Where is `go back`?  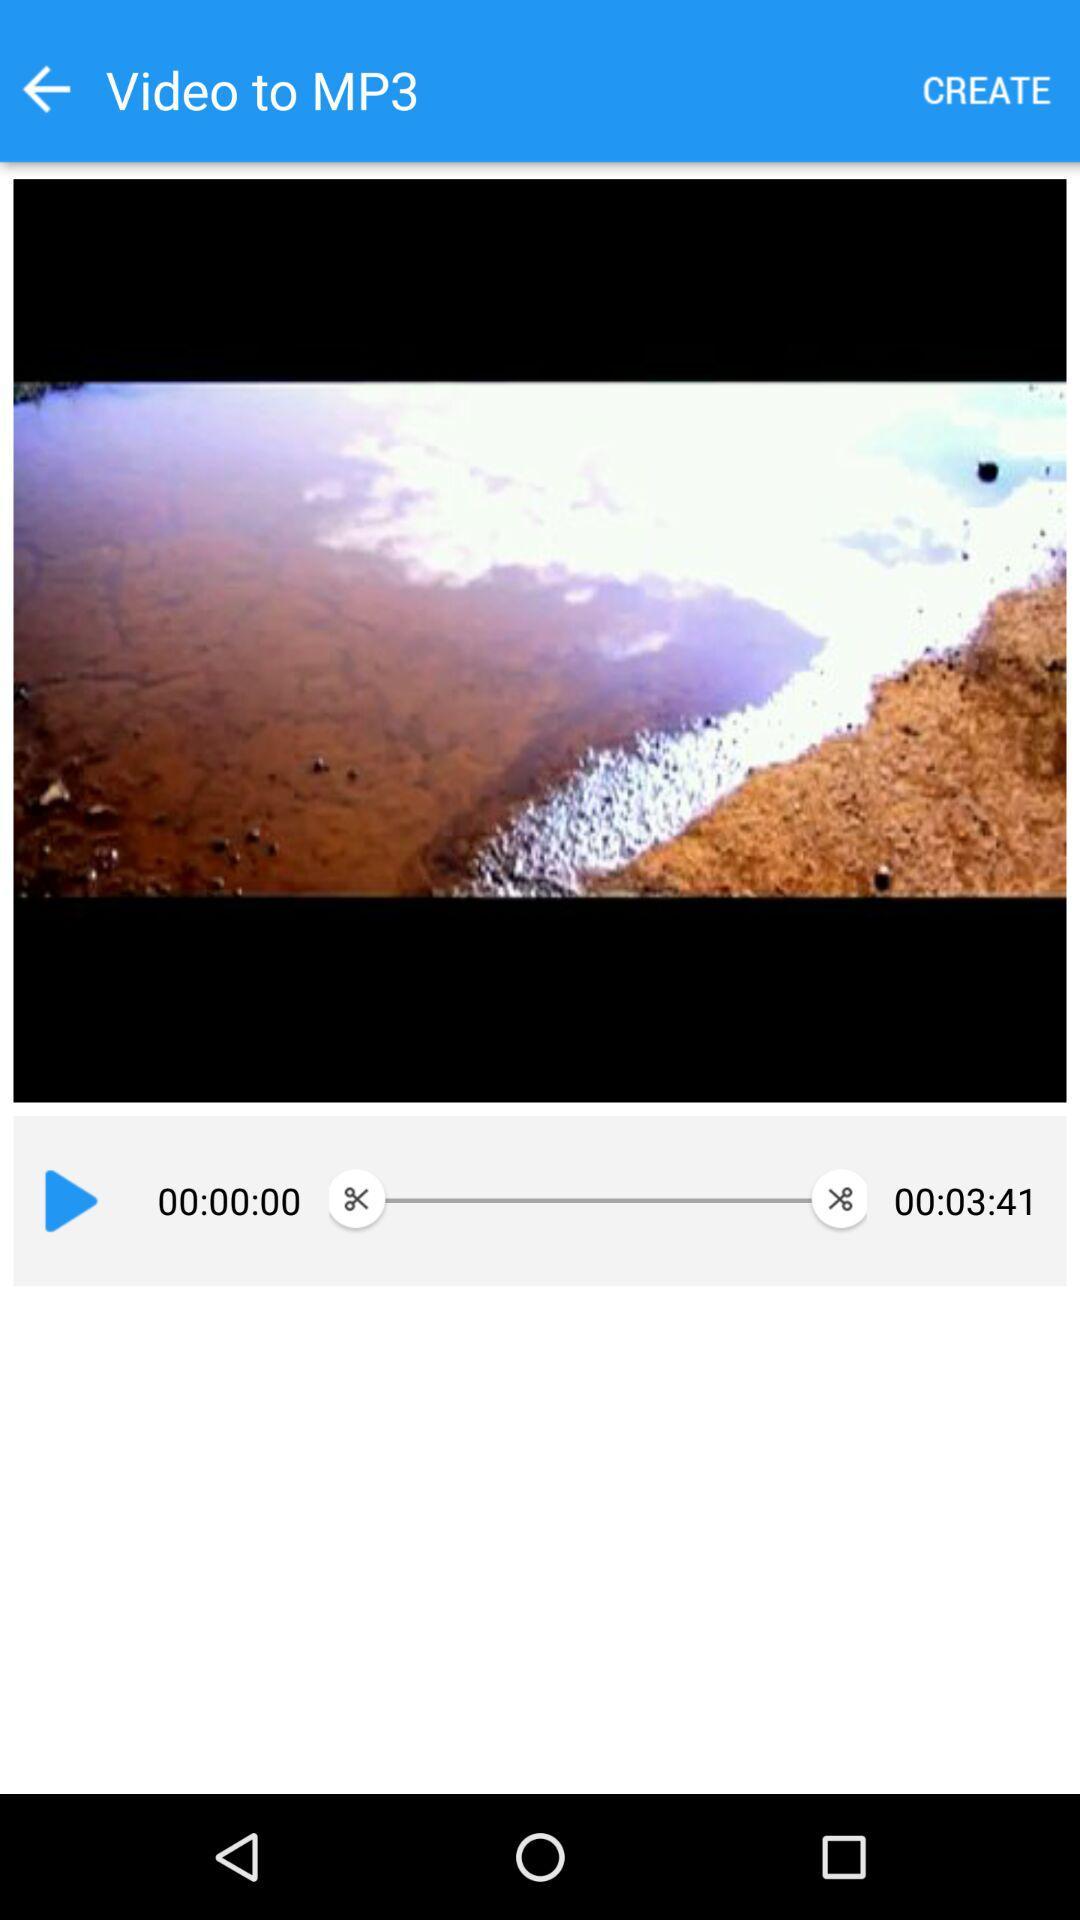
go back is located at coordinates (45, 88).